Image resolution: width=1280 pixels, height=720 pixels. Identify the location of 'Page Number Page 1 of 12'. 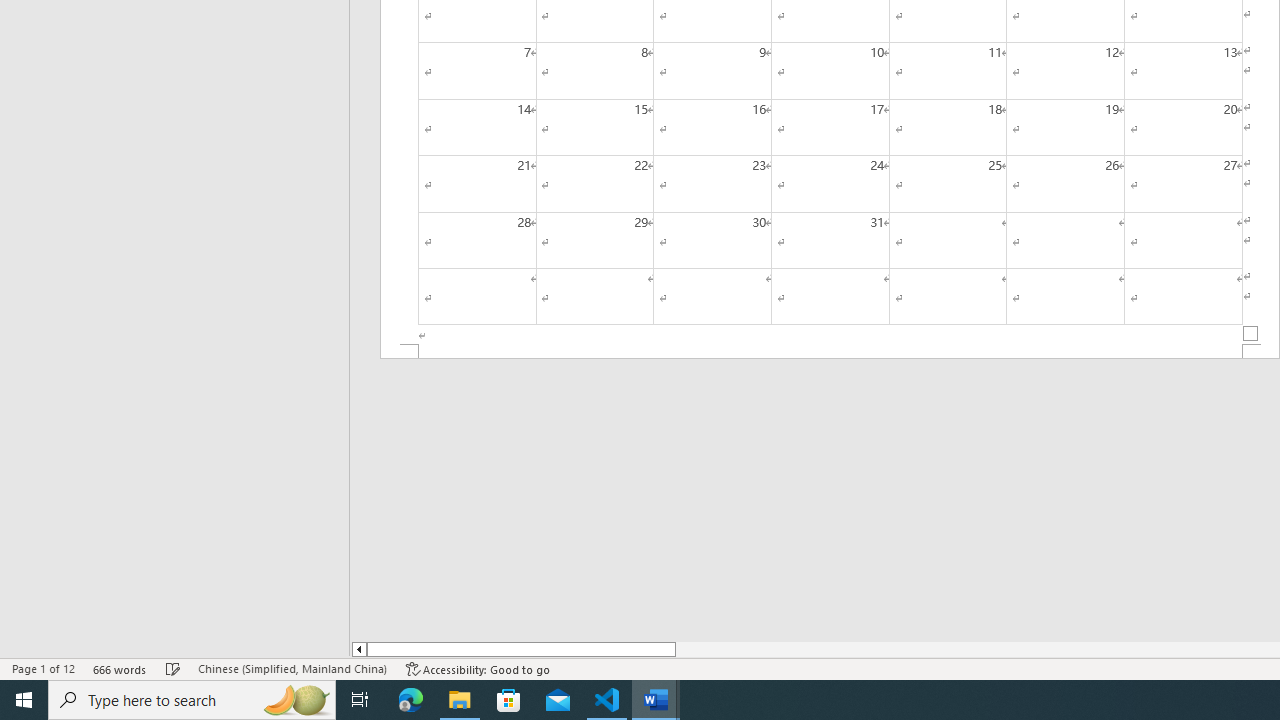
(43, 669).